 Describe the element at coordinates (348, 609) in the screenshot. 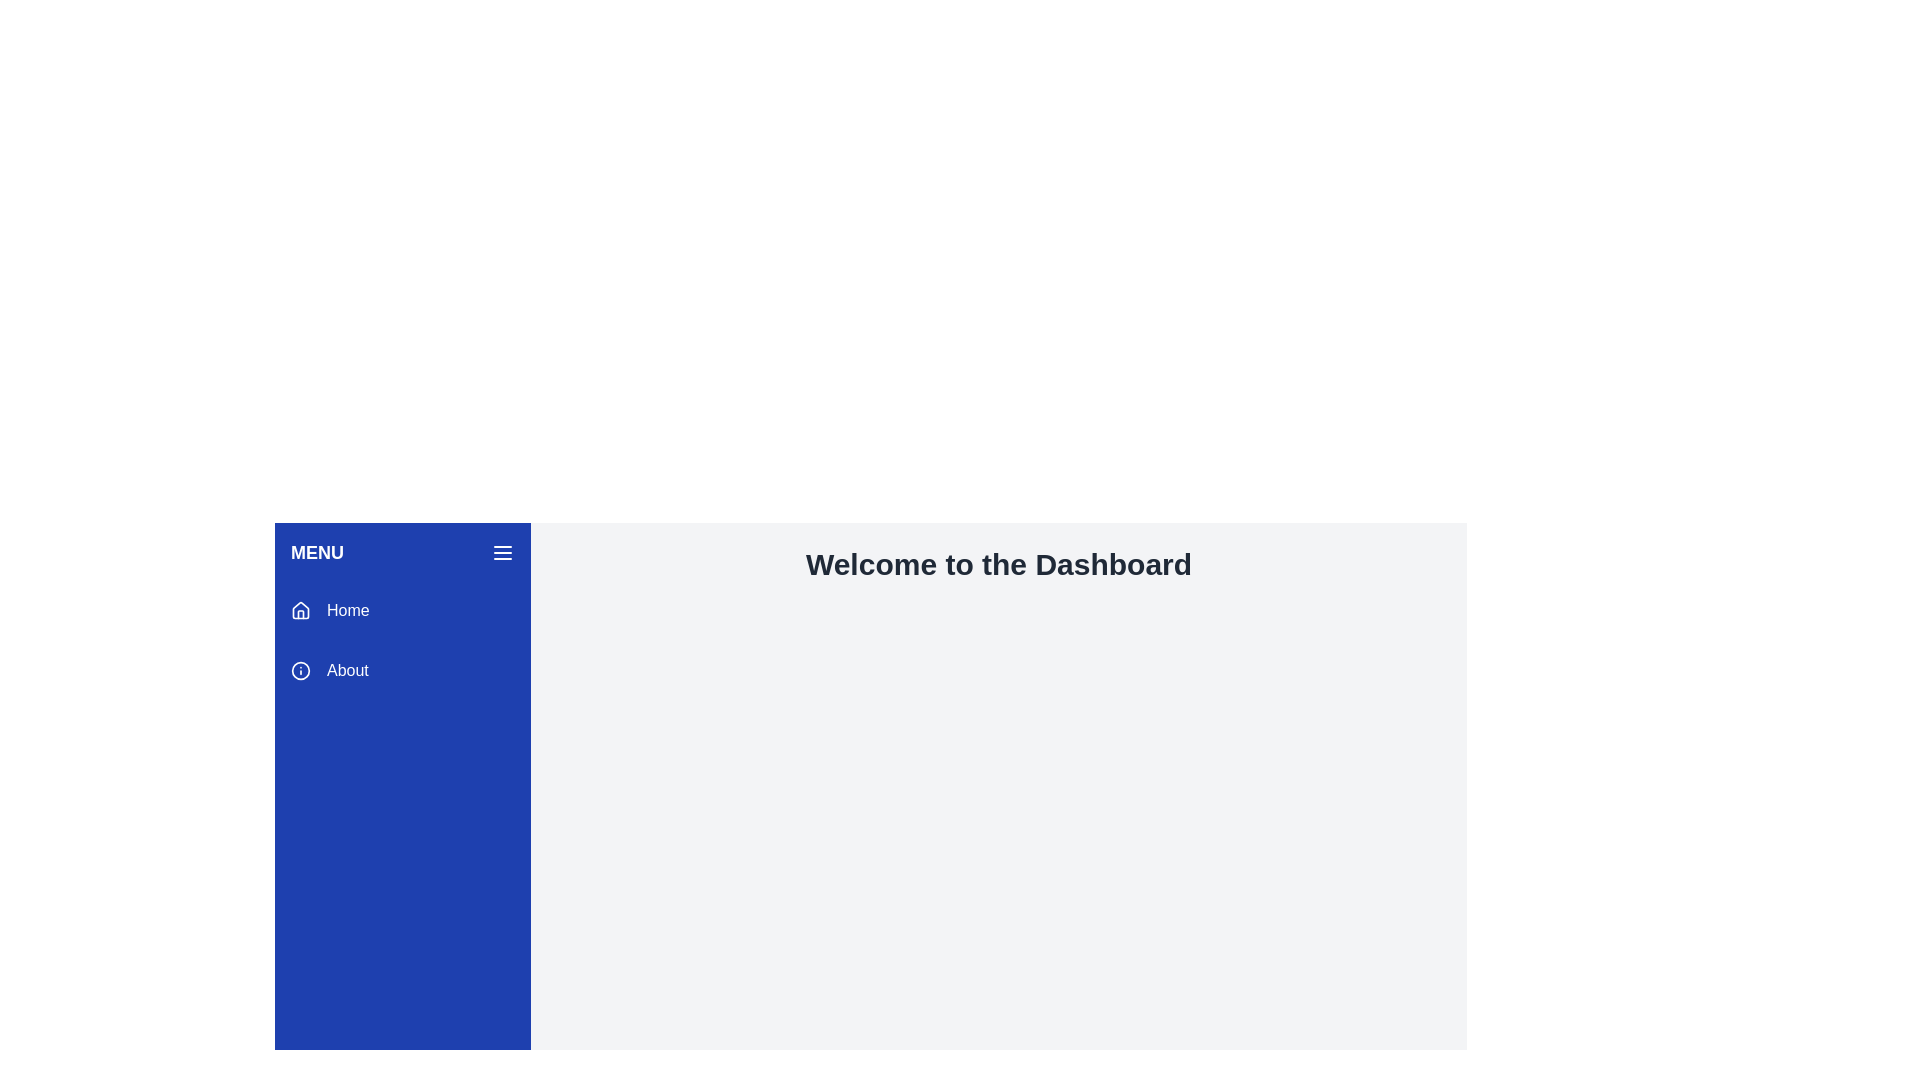

I see `the content of the 'Home' text label in the blue sidebar menu, which is aligned to the left after the house icon` at that location.